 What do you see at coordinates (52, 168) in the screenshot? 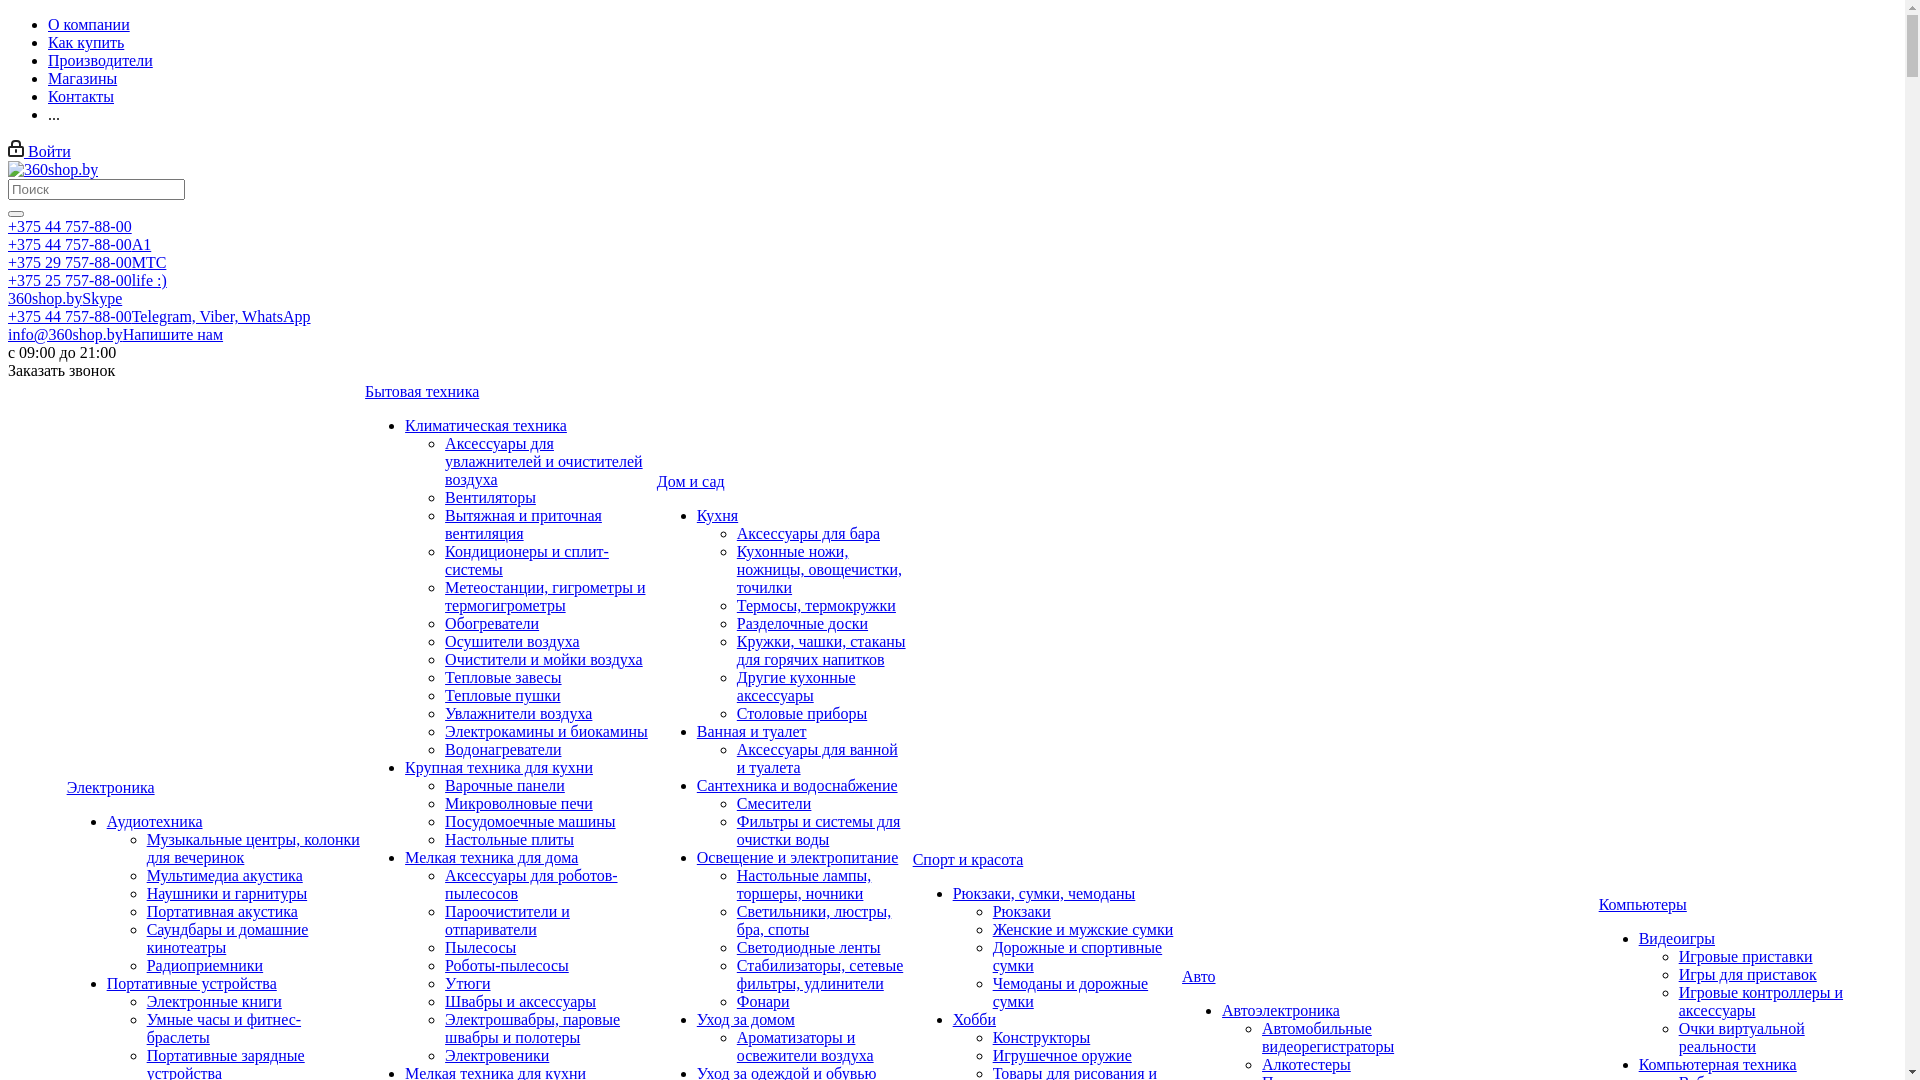
I see `'360shop.by'` at bounding box center [52, 168].